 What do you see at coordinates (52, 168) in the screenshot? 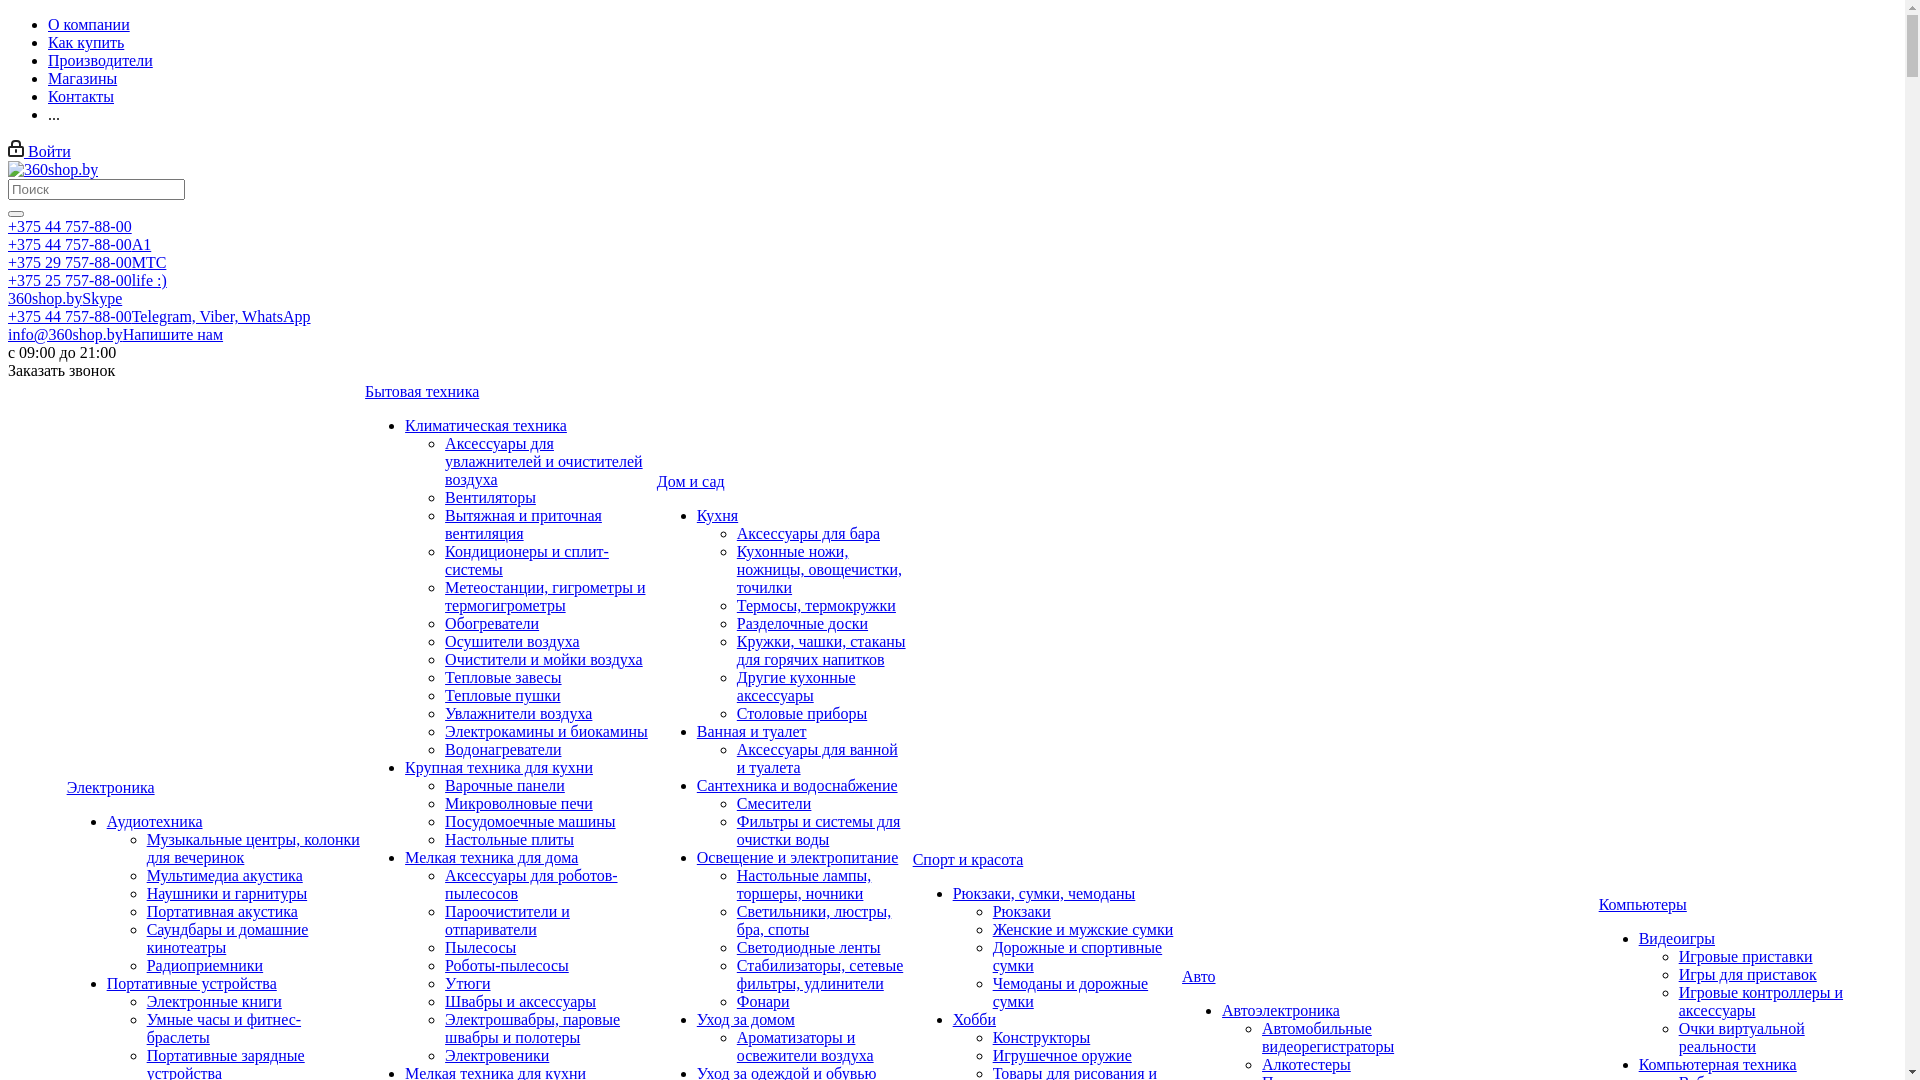
I see `'360shop.by'` at bounding box center [52, 168].